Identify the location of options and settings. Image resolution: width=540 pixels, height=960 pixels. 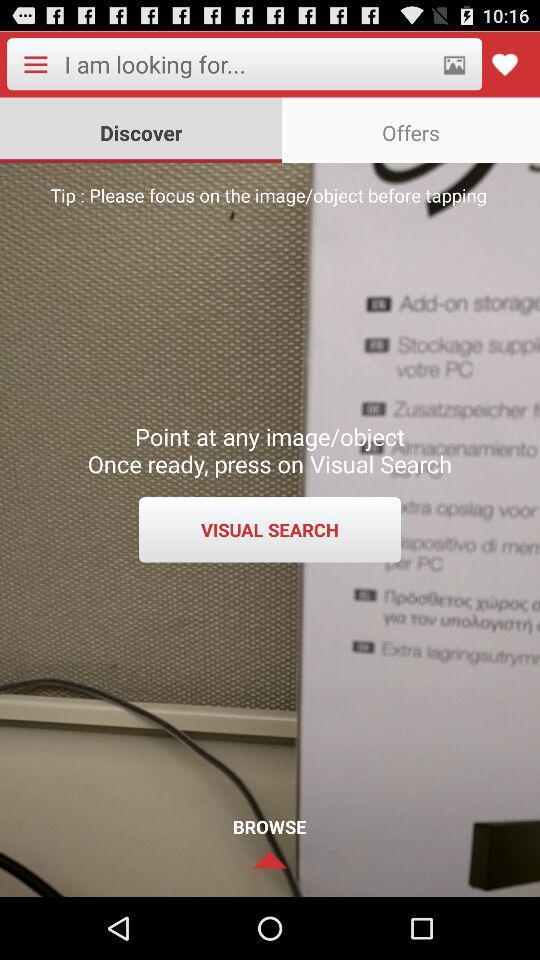
(35, 64).